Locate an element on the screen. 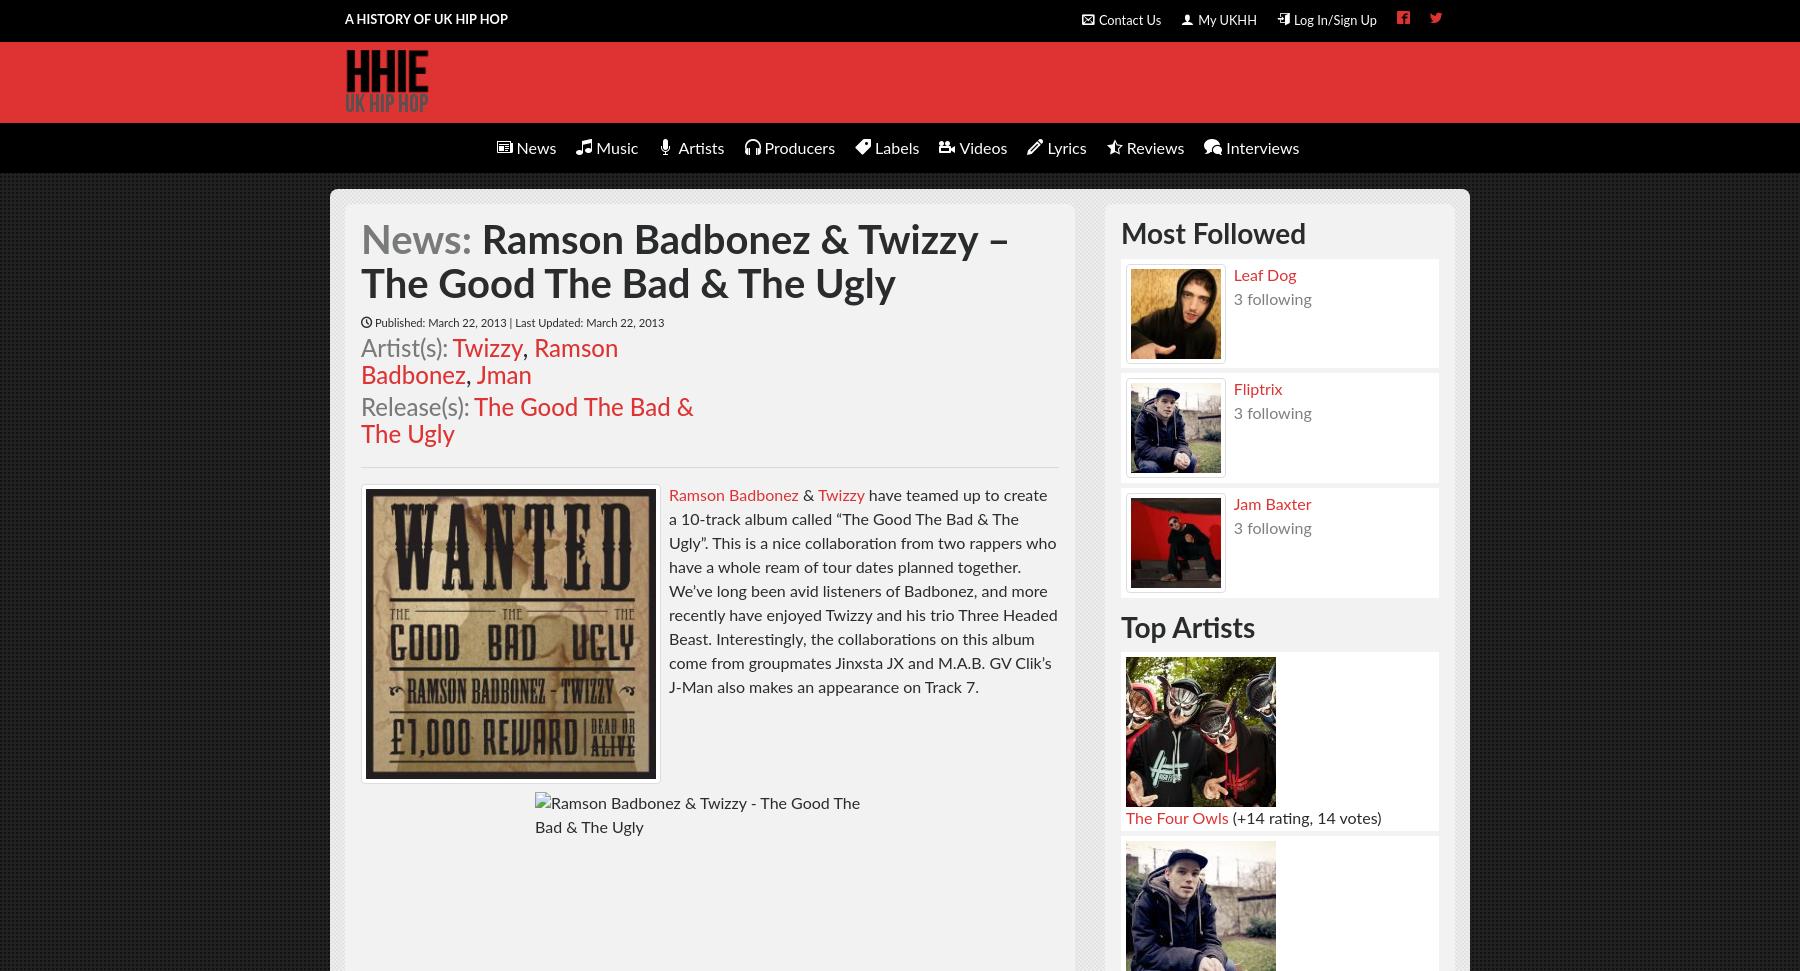  'Ramson Badbonez & Twizzy – The Good The Bad & The Ugly' is located at coordinates (684, 263).